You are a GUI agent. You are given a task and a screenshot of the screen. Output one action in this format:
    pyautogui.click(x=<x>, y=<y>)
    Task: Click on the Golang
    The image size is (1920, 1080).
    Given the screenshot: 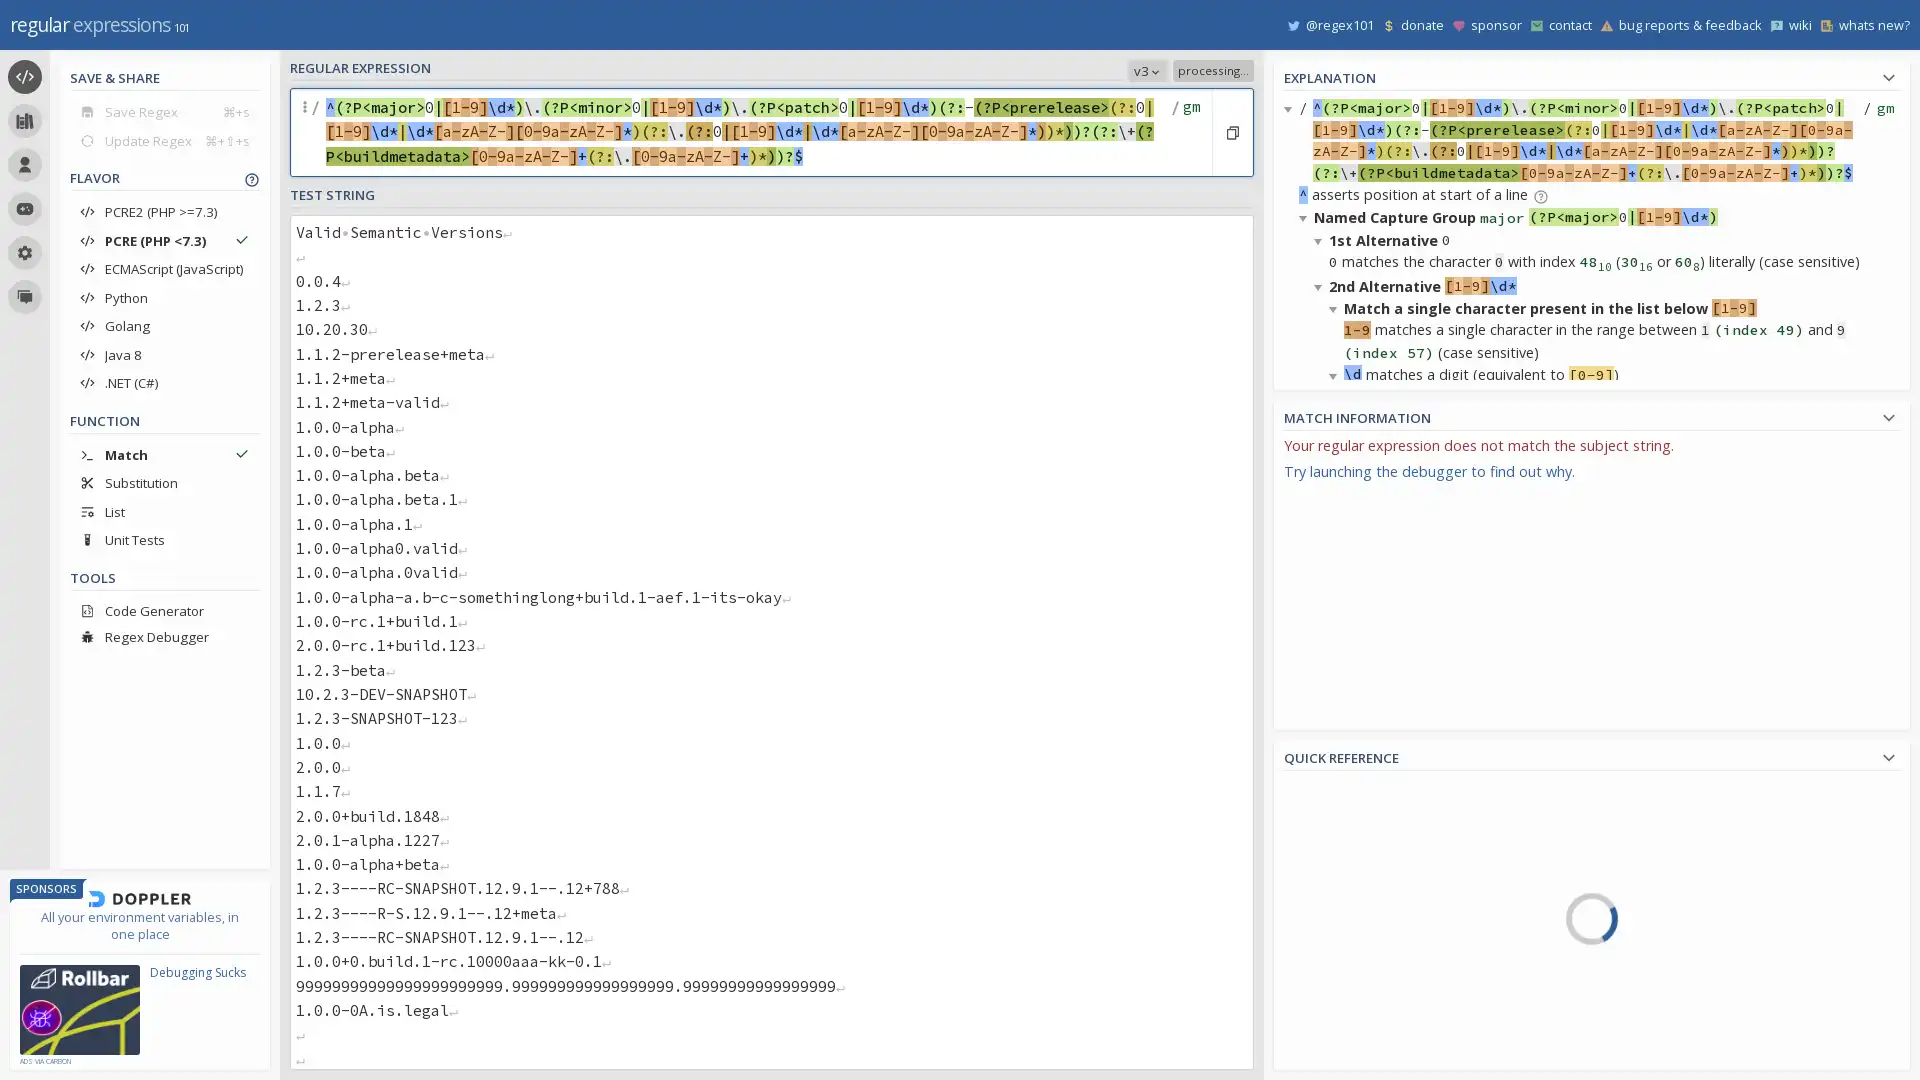 What is the action you would take?
    pyautogui.click(x=164, y=325)
    